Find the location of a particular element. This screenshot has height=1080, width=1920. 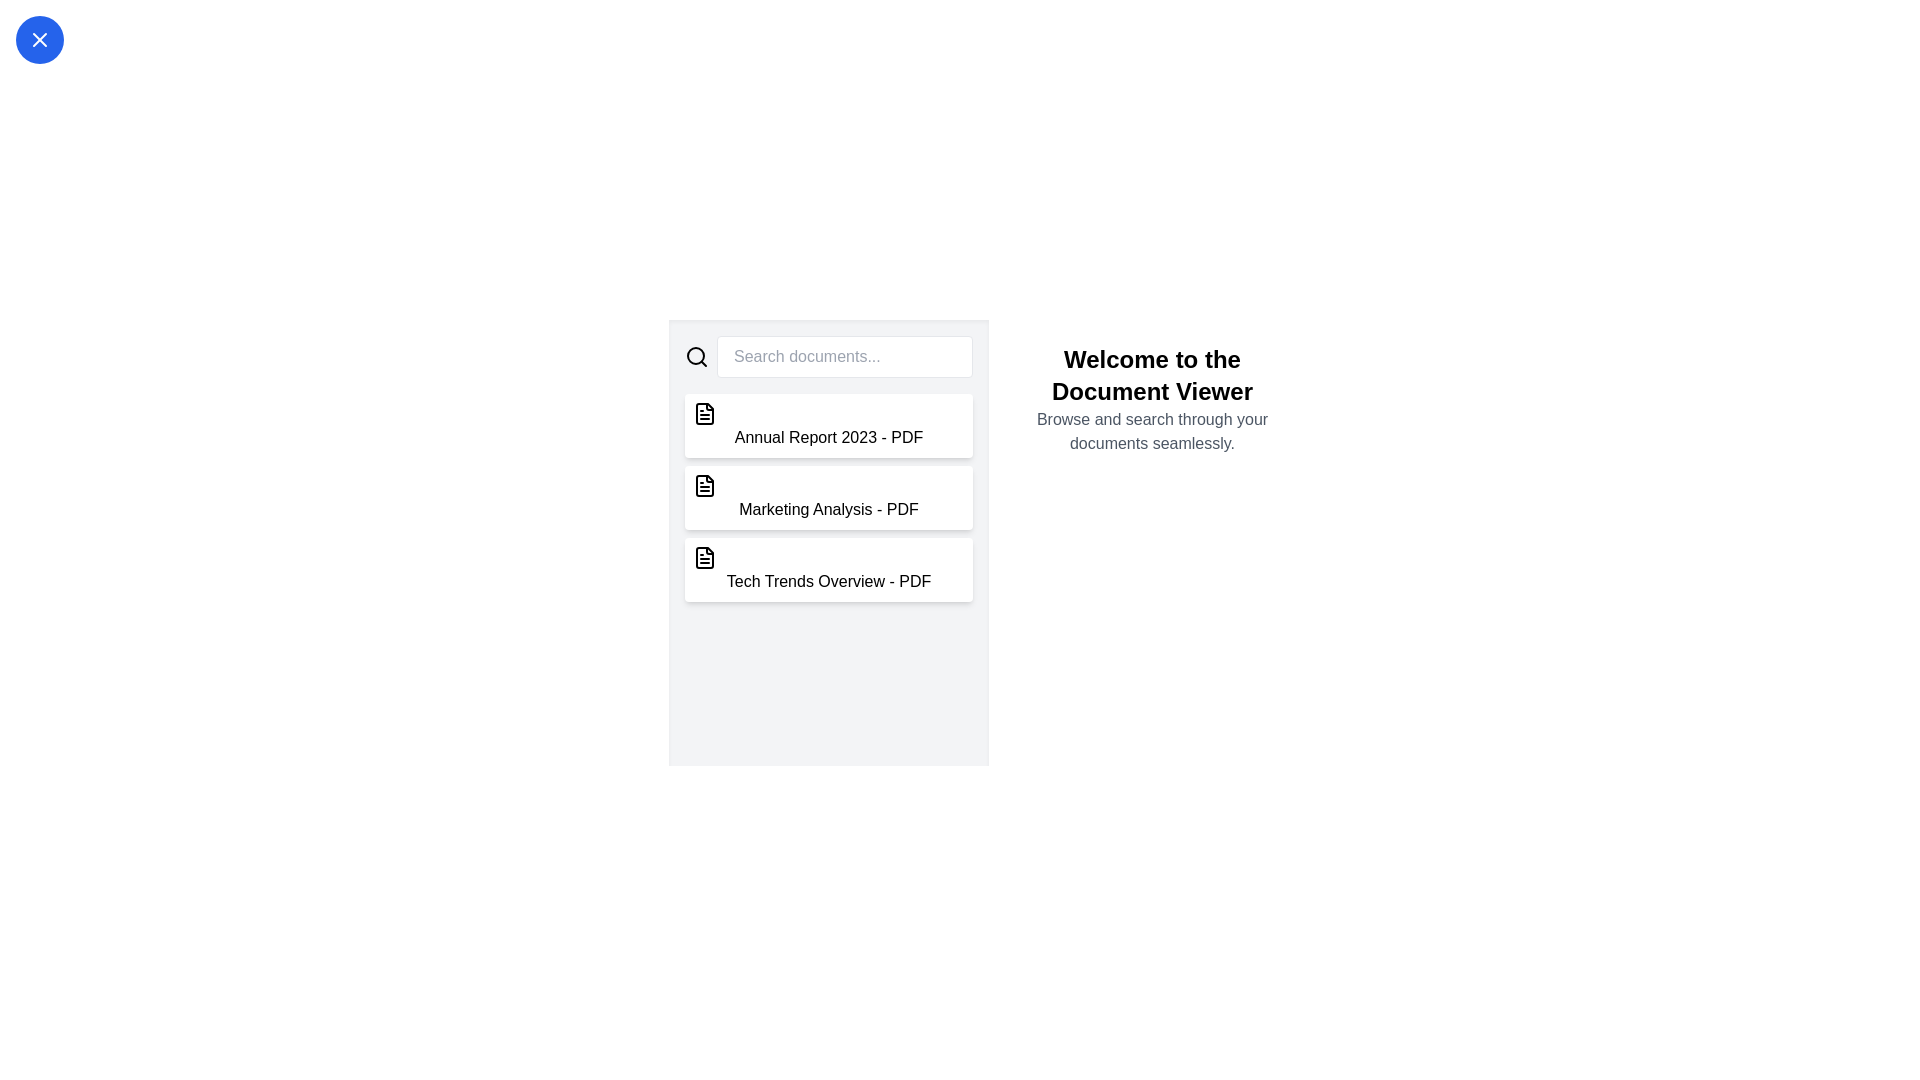

the document Marketing Analysis - PDF from the list is located at coordinates (829, 496).